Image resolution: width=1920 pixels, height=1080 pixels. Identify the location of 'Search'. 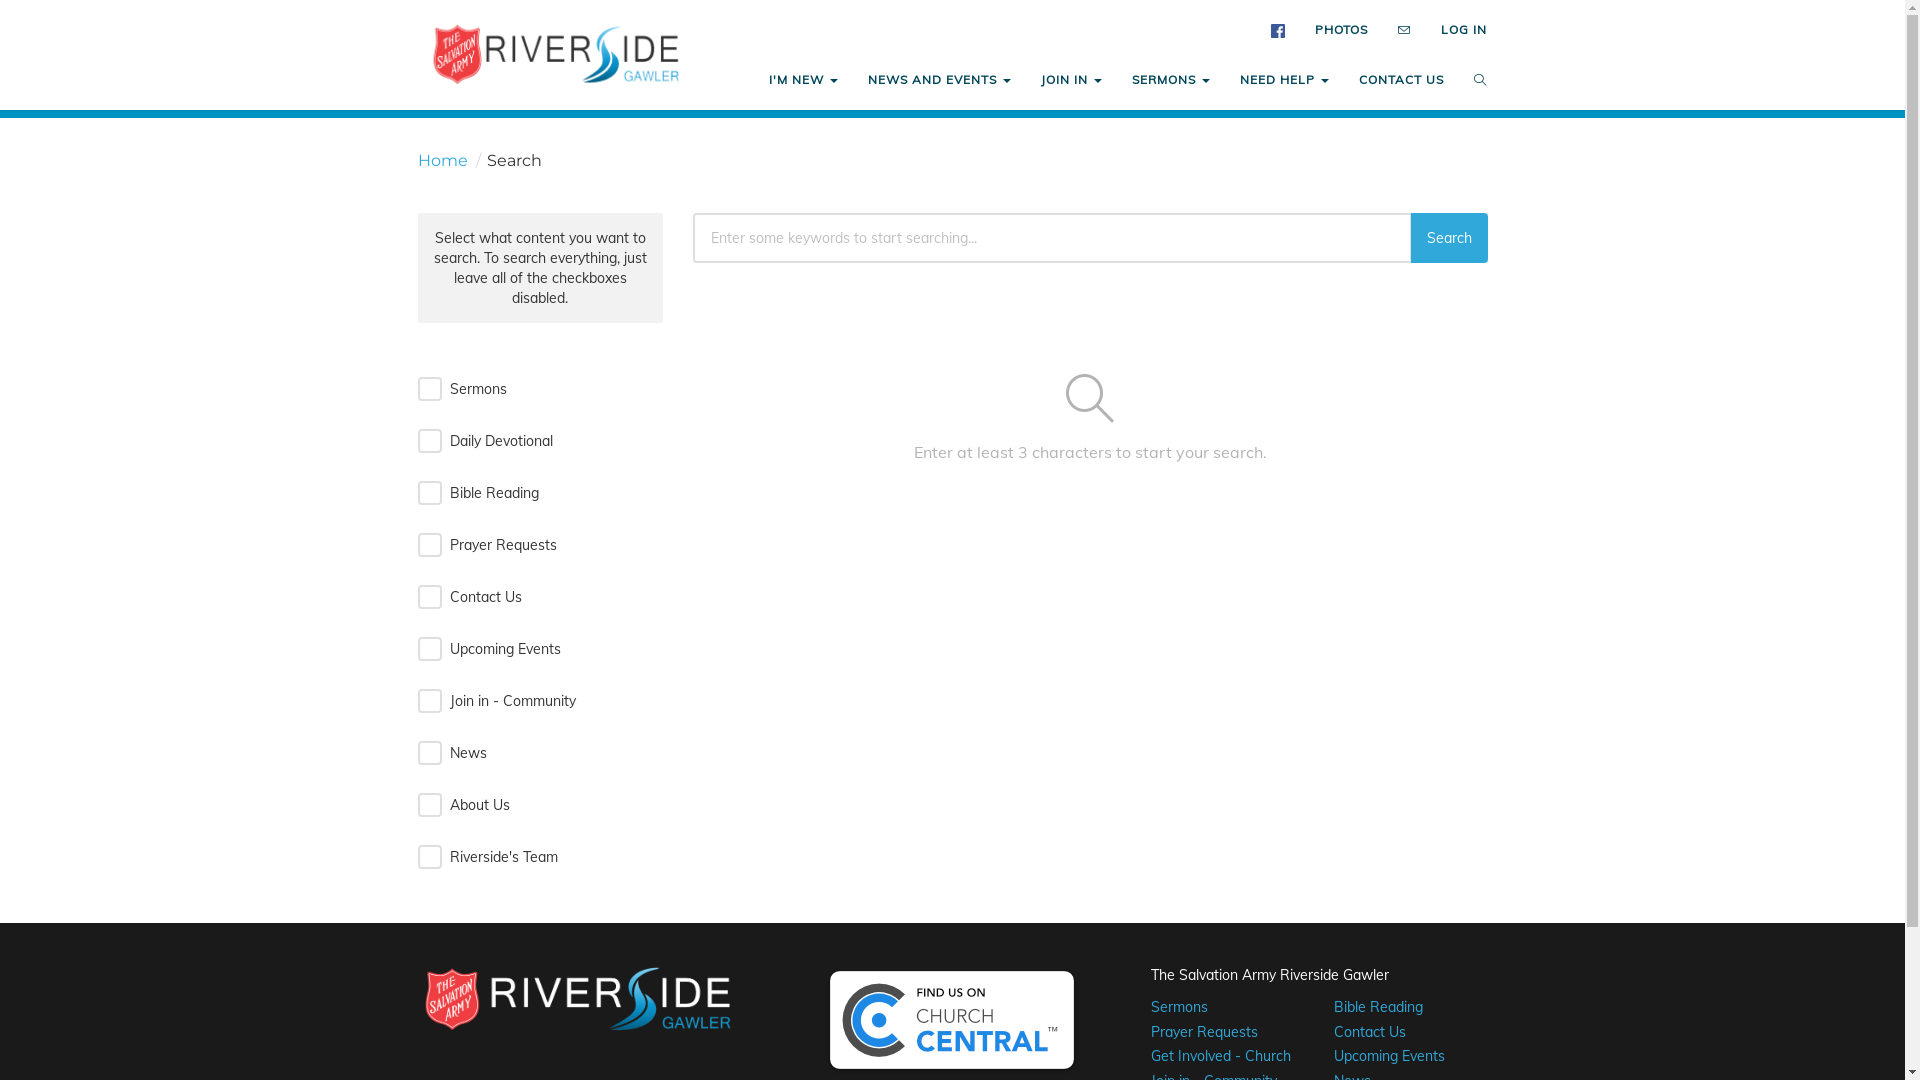
(1448, 237).